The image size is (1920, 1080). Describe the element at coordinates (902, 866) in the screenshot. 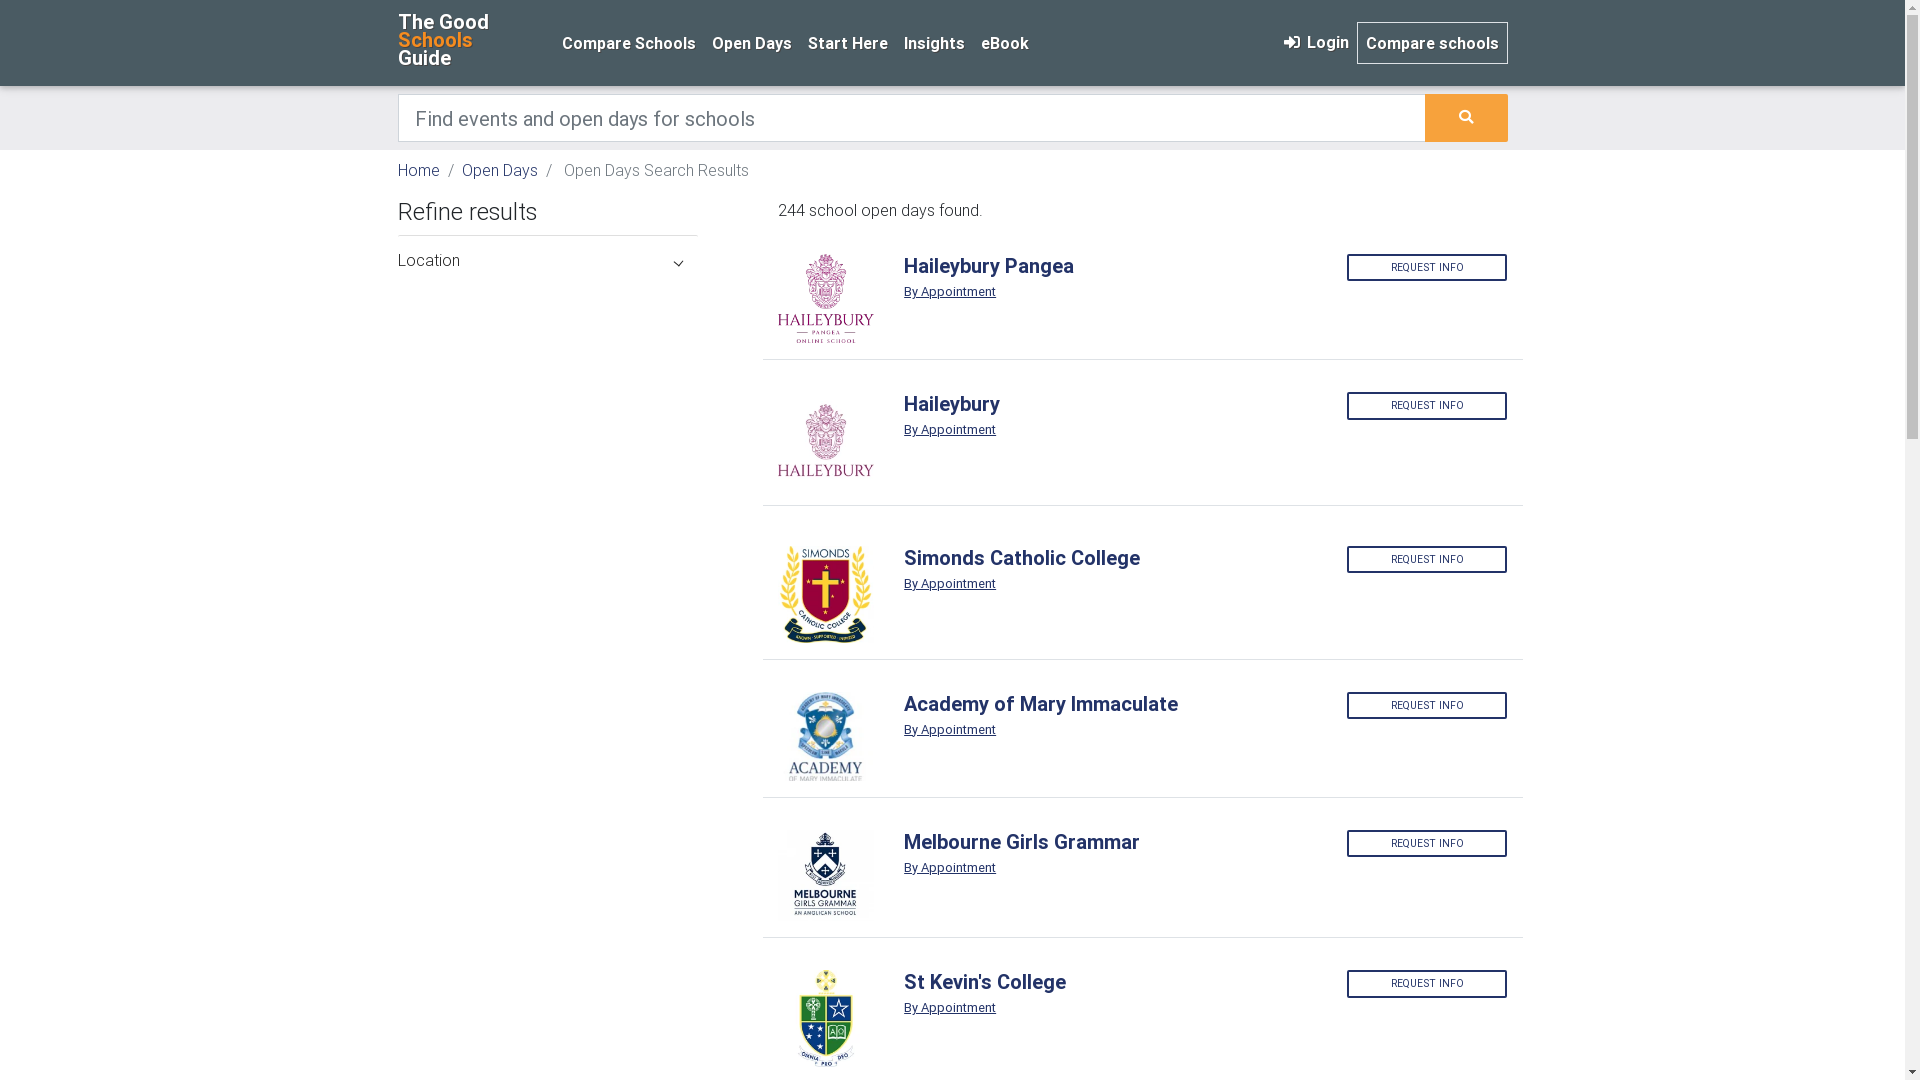

I see `'By Appointment'` at that location.